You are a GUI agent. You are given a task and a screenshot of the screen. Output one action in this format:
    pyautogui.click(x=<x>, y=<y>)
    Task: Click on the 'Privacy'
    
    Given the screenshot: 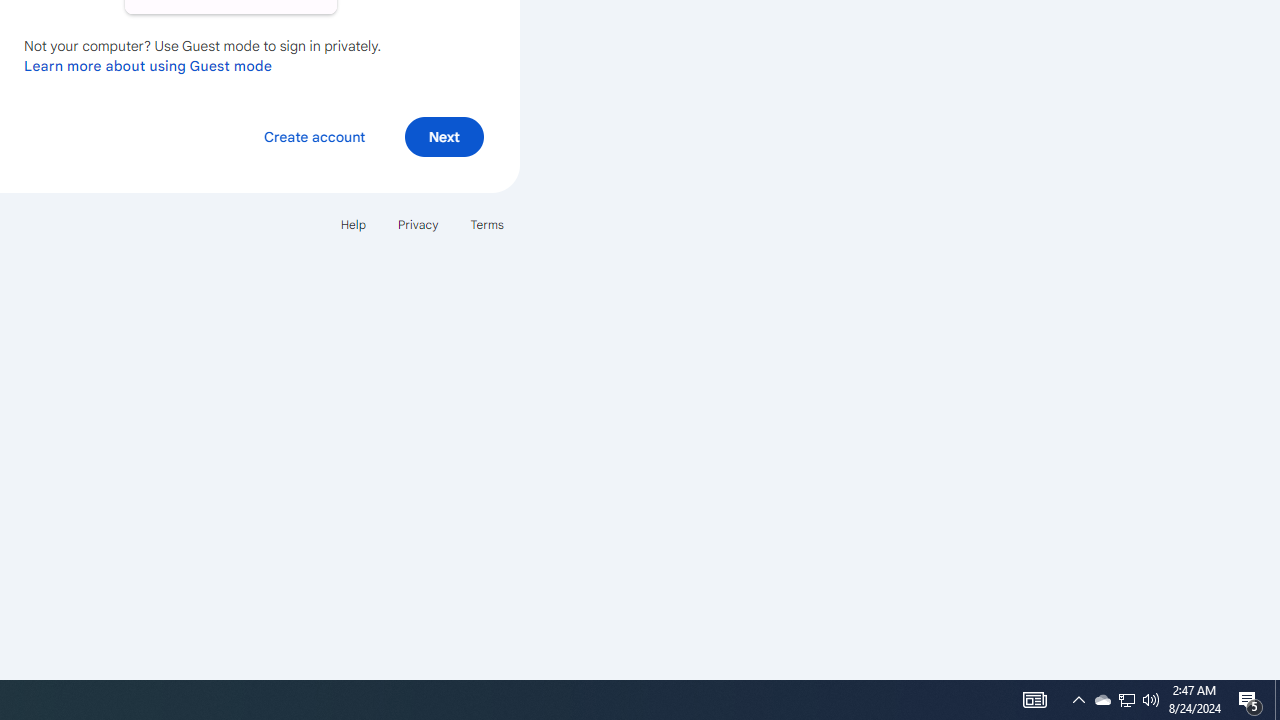 What is the action you would take?
    pyautogui.click(x=416, y=224)
    